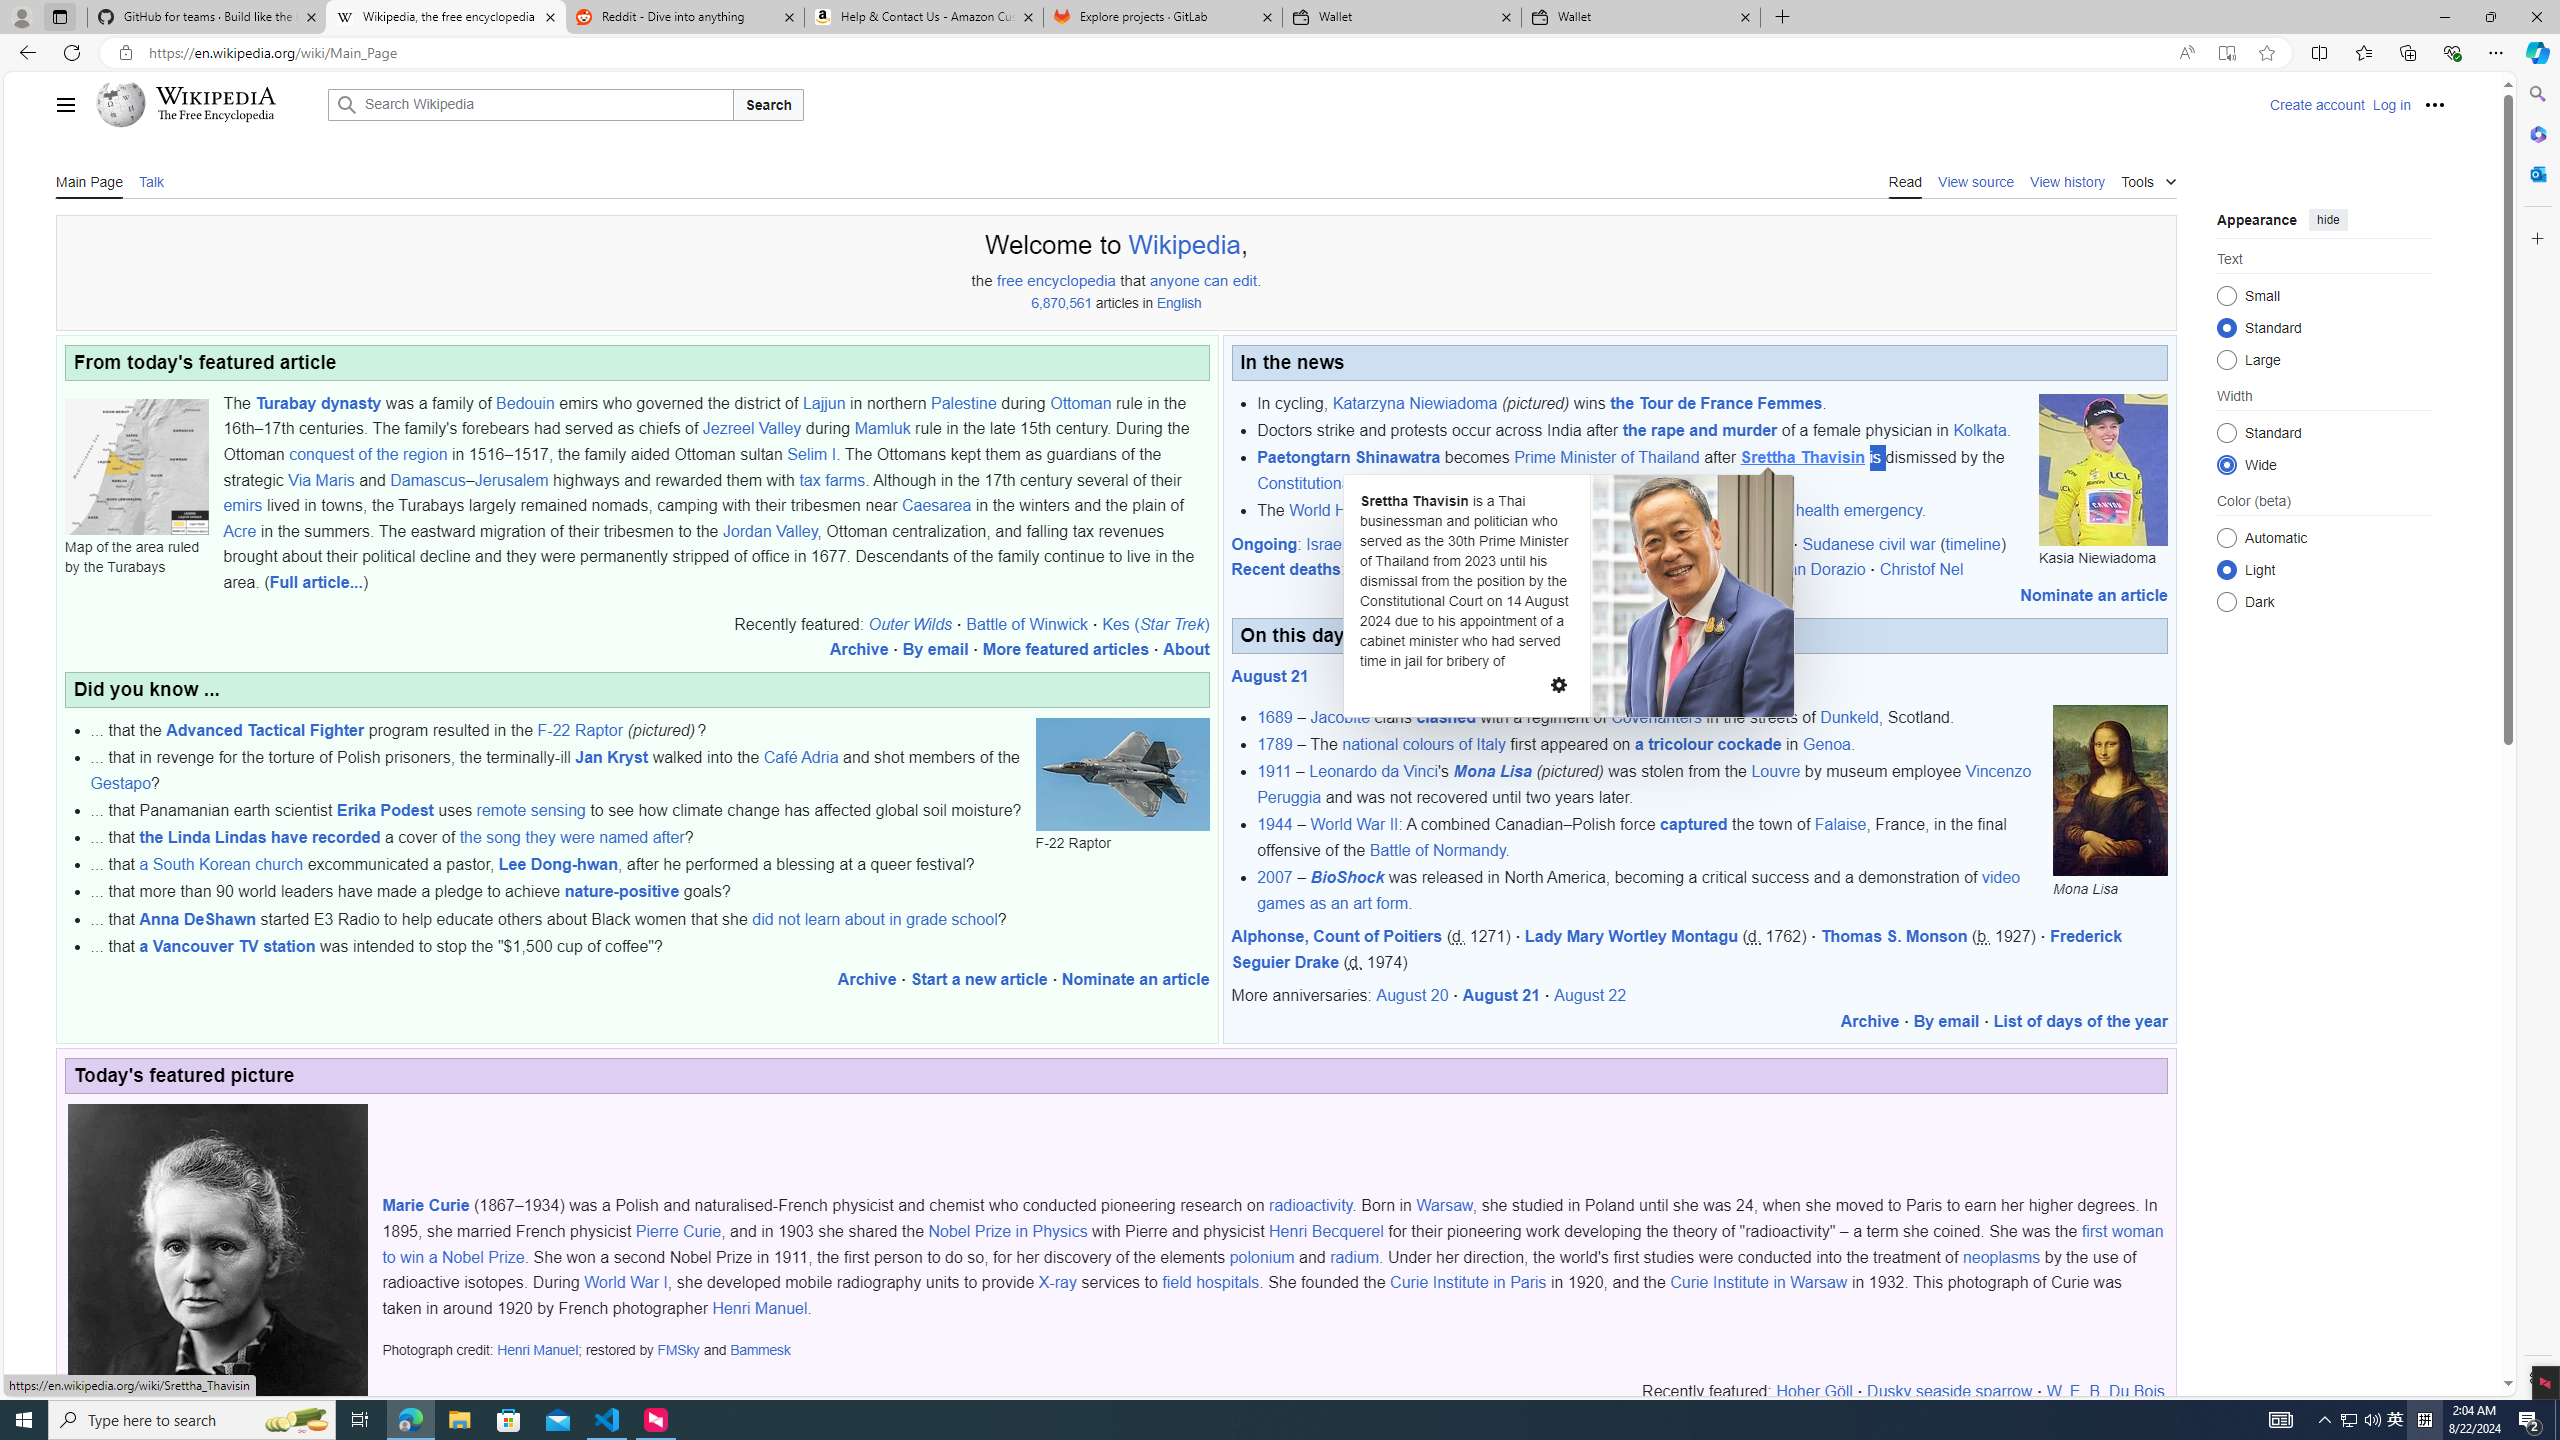 The width and height of the screenshot is (2560, 1440). What do you see at coordinates (1056, 1282) in the screenshot?
I see `'X-ray'` at bounding box center [1056, 1282].